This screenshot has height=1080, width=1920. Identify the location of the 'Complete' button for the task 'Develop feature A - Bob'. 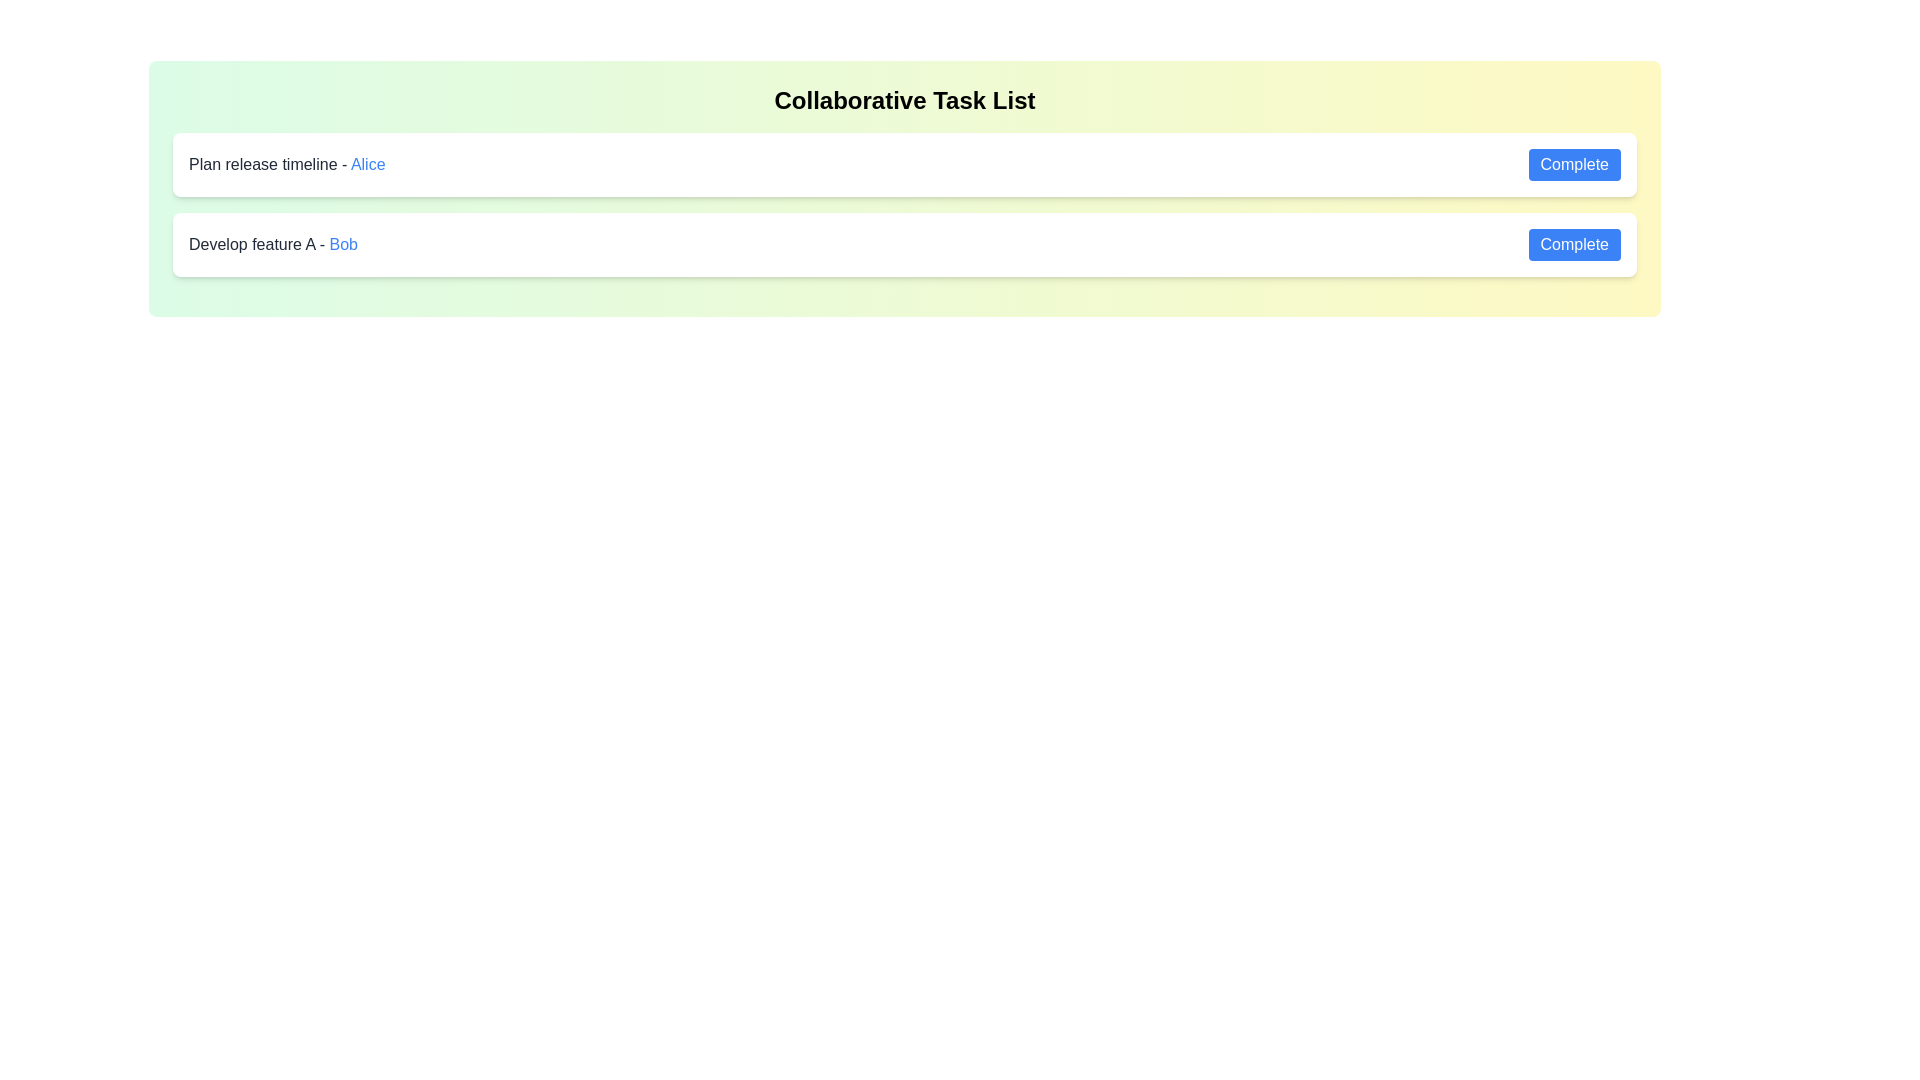
(1573, 244).